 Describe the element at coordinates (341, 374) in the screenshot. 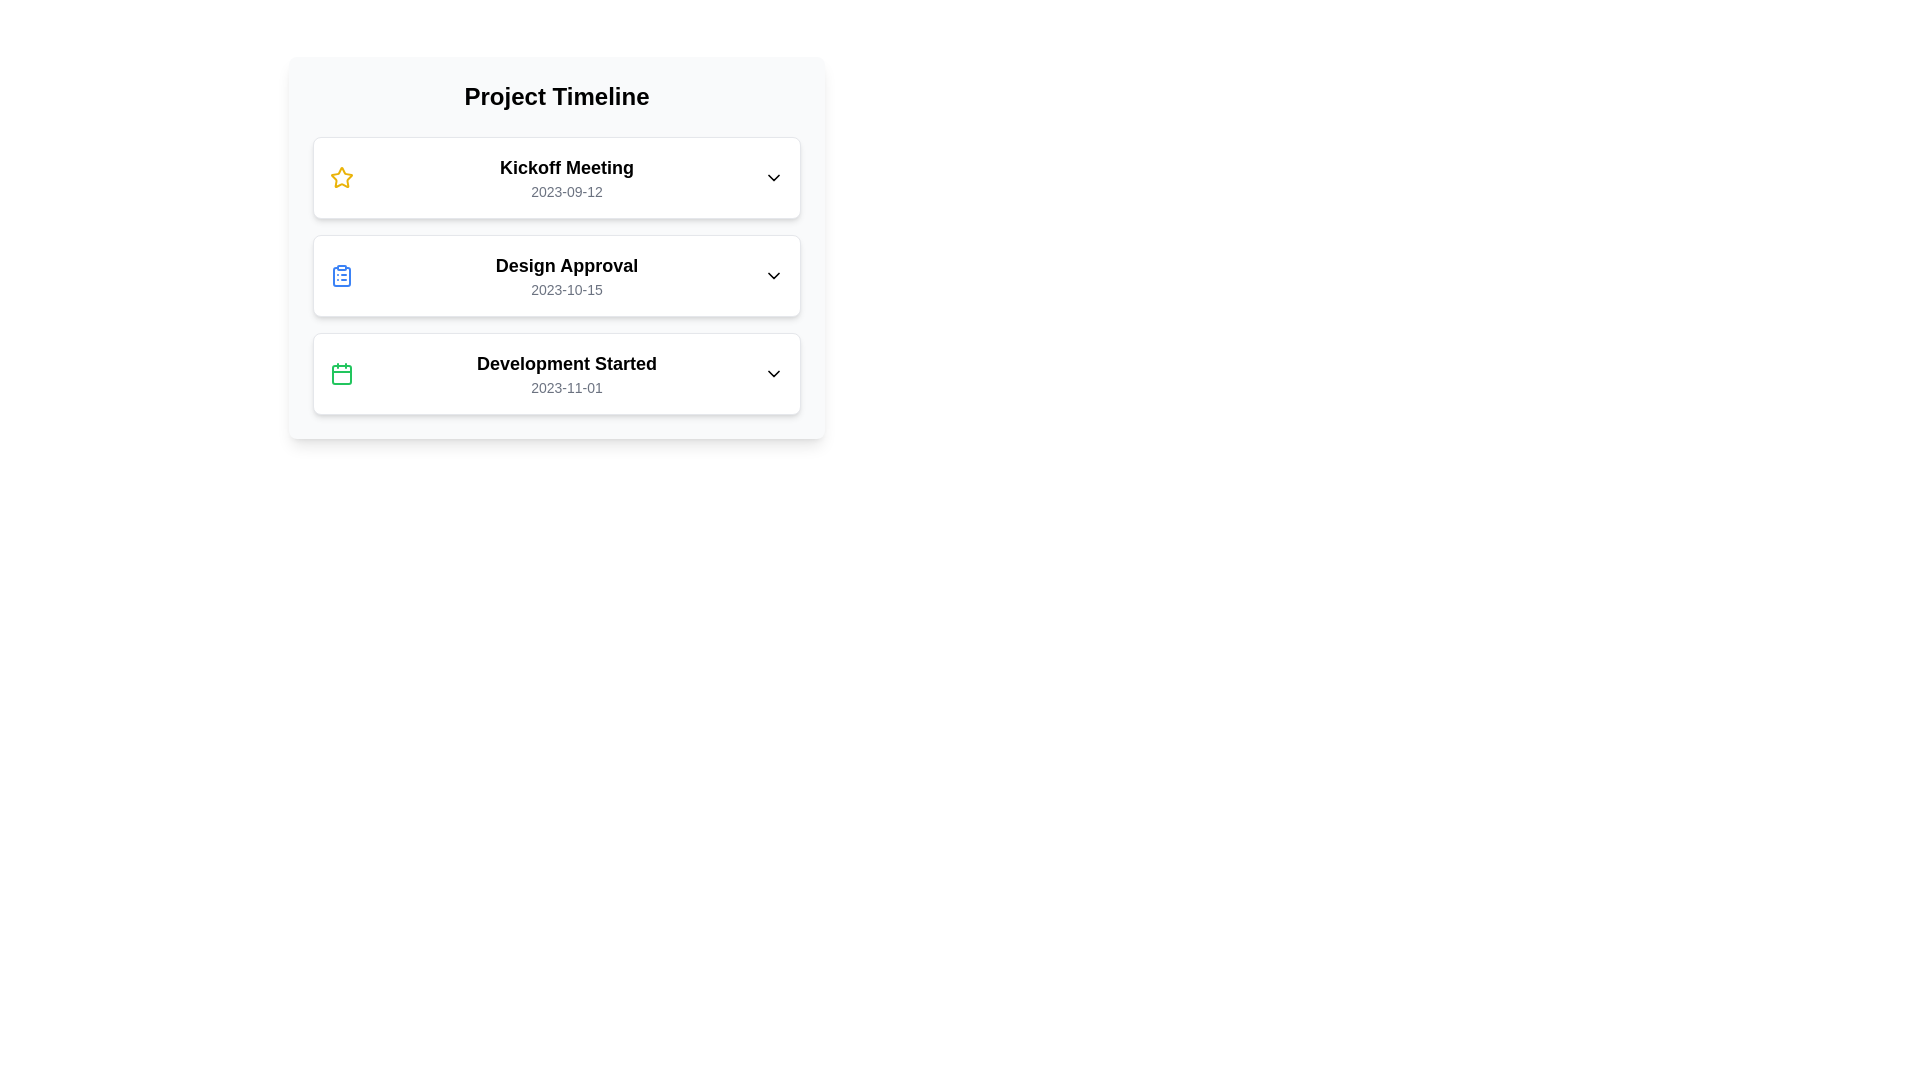

I see `the green rectangular icon component located next to the text 'Development Started' in the third row of elements` at that location.